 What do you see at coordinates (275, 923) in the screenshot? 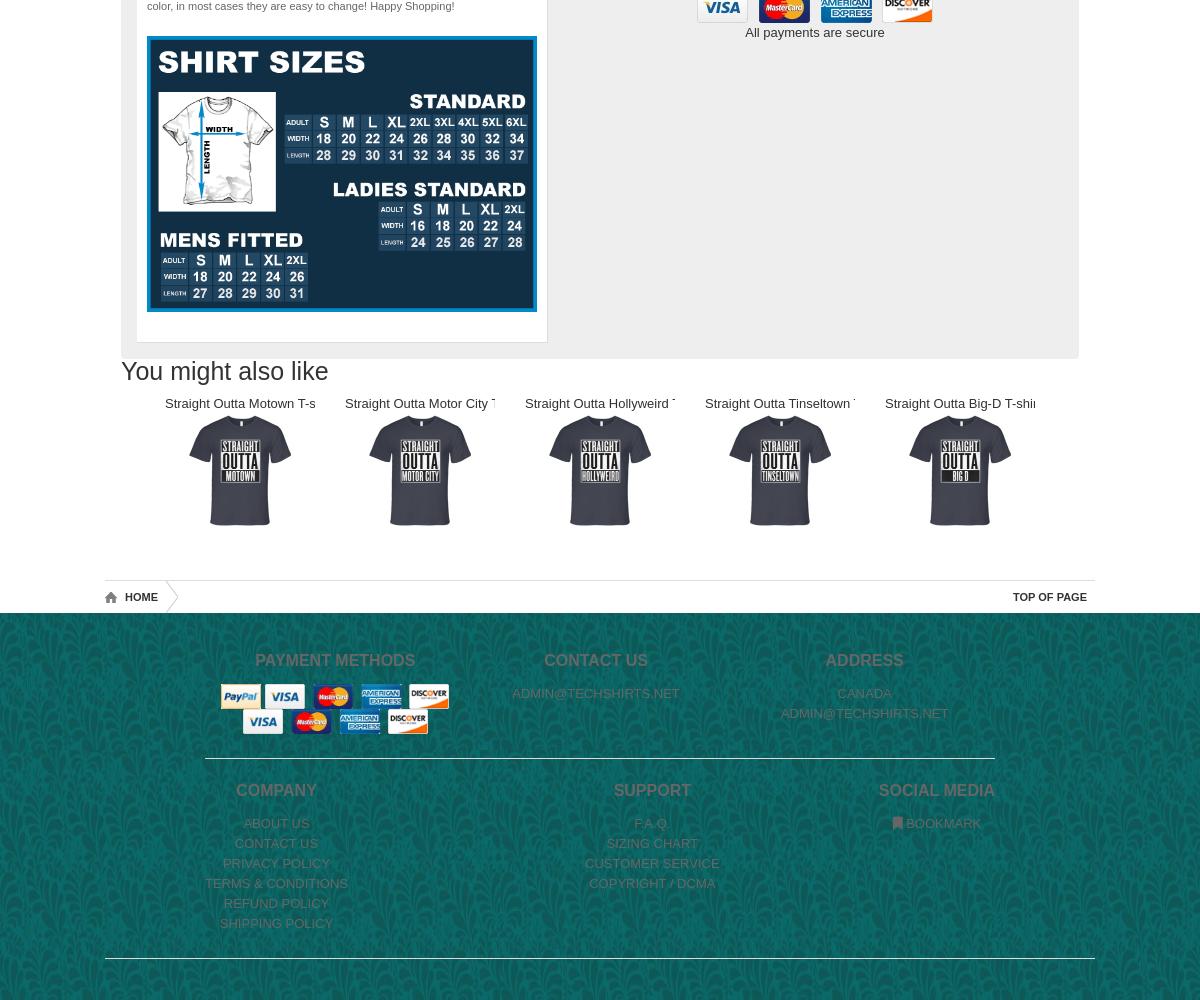
I see `'Shipping Policy'` at bounding box center [275, 923].